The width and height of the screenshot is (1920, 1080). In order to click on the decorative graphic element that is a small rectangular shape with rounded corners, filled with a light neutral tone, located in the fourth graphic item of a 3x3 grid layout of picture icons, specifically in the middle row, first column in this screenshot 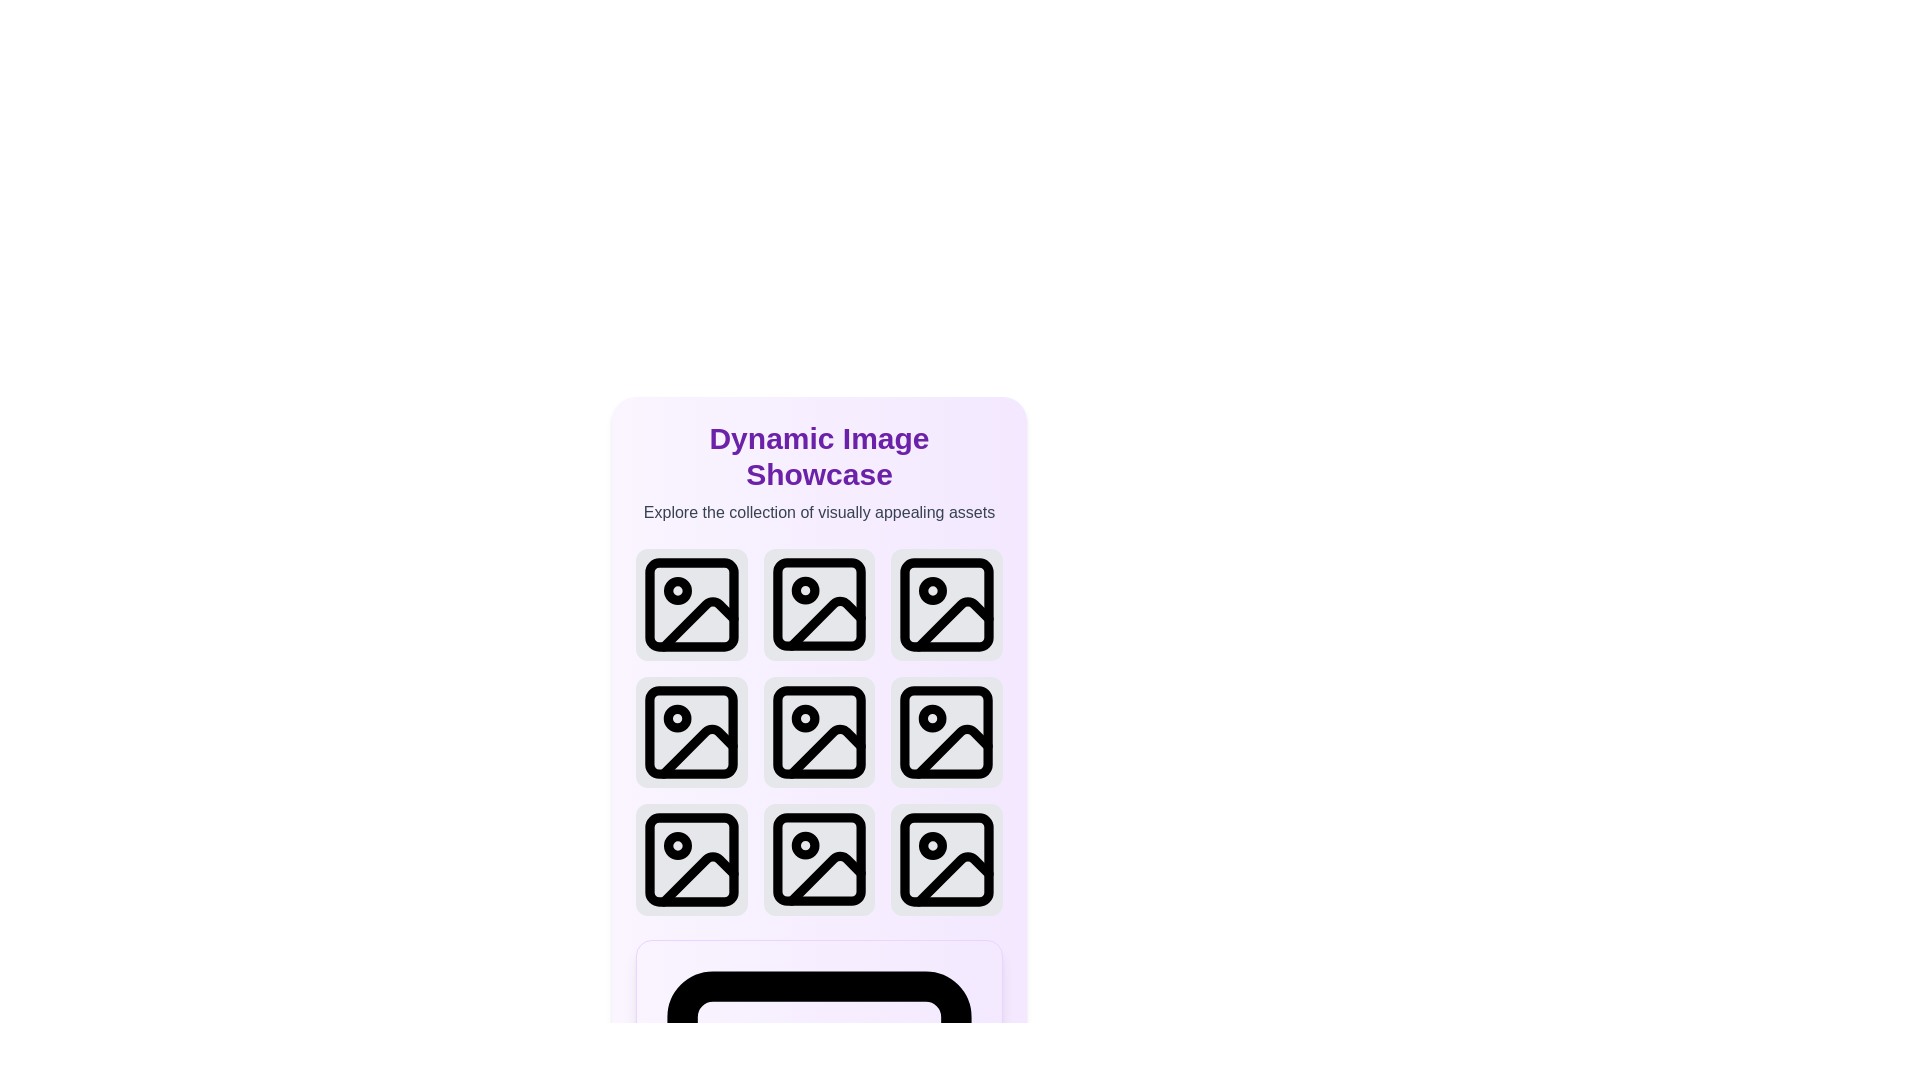, I will do `click(691, 732)`.